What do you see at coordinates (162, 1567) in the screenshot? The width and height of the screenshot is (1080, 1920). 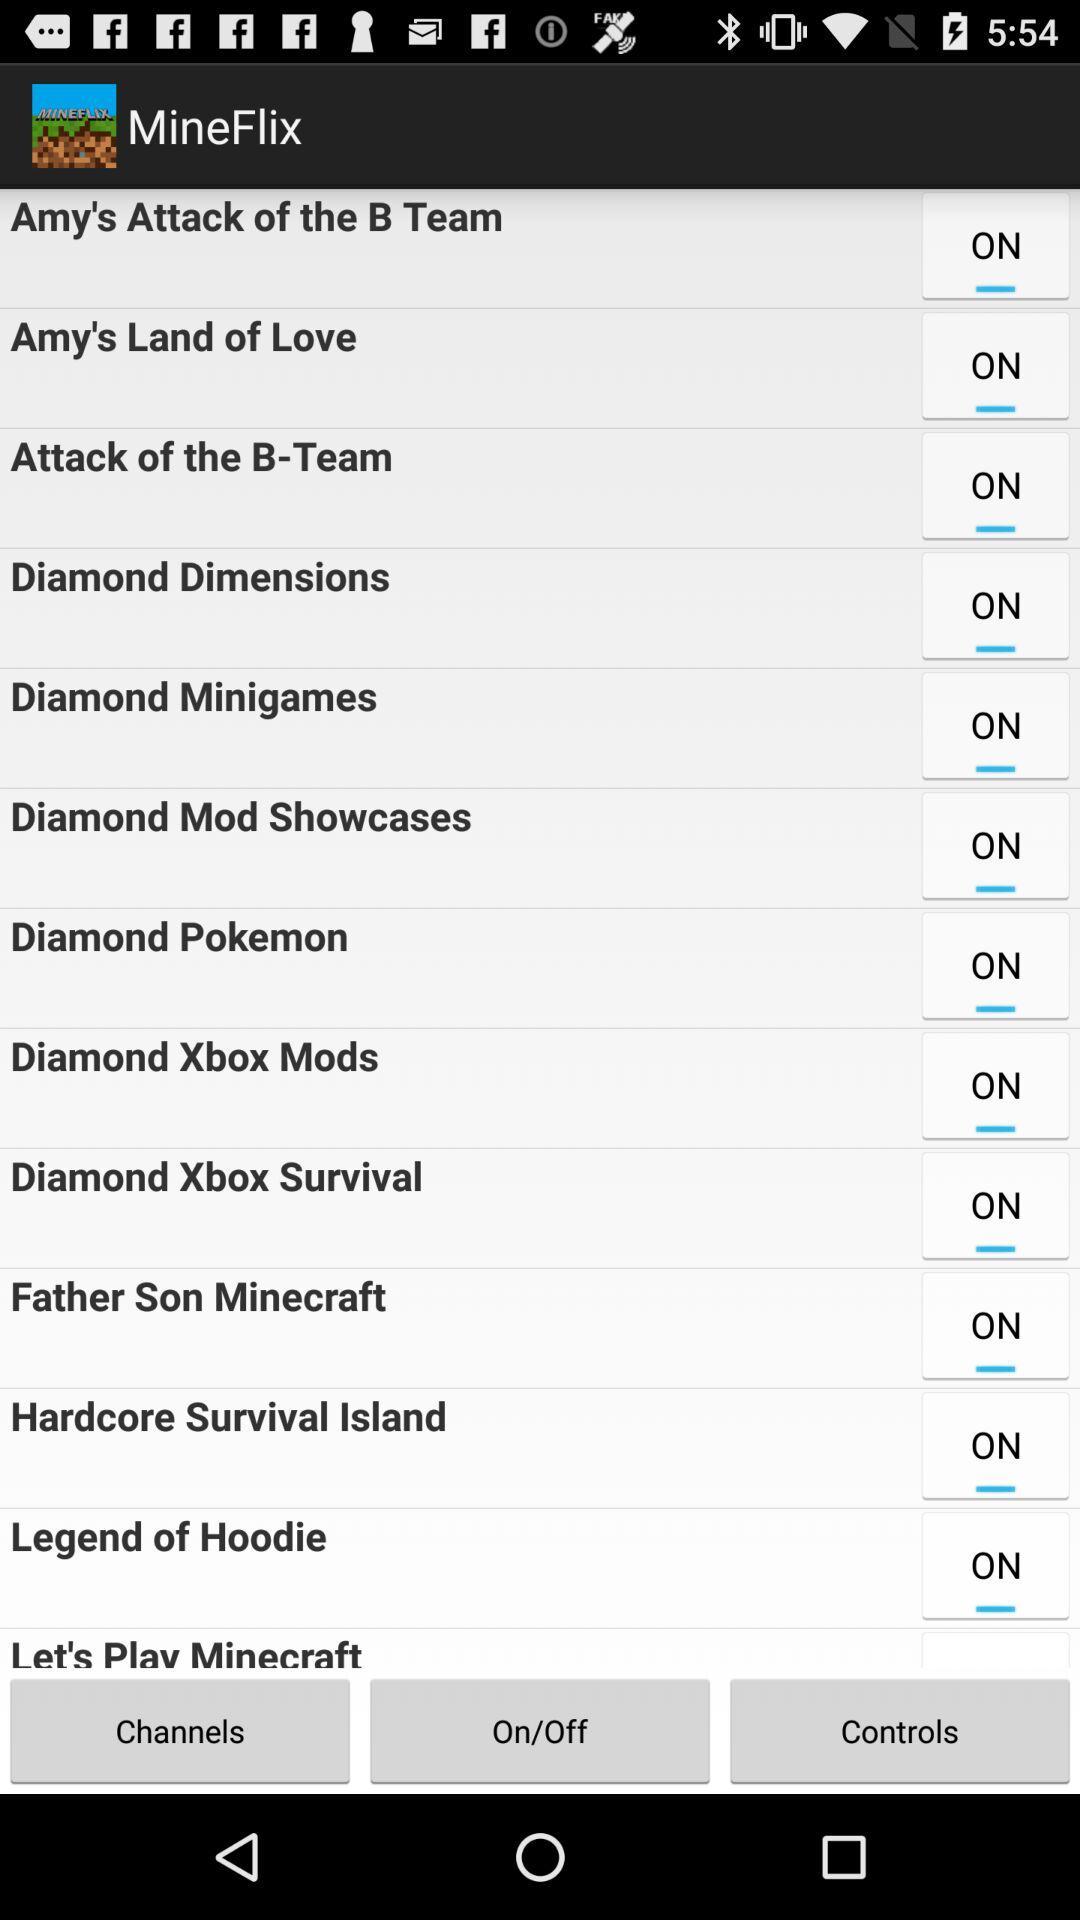 I see `item above let s play item` at bounding box center [162, 1567].